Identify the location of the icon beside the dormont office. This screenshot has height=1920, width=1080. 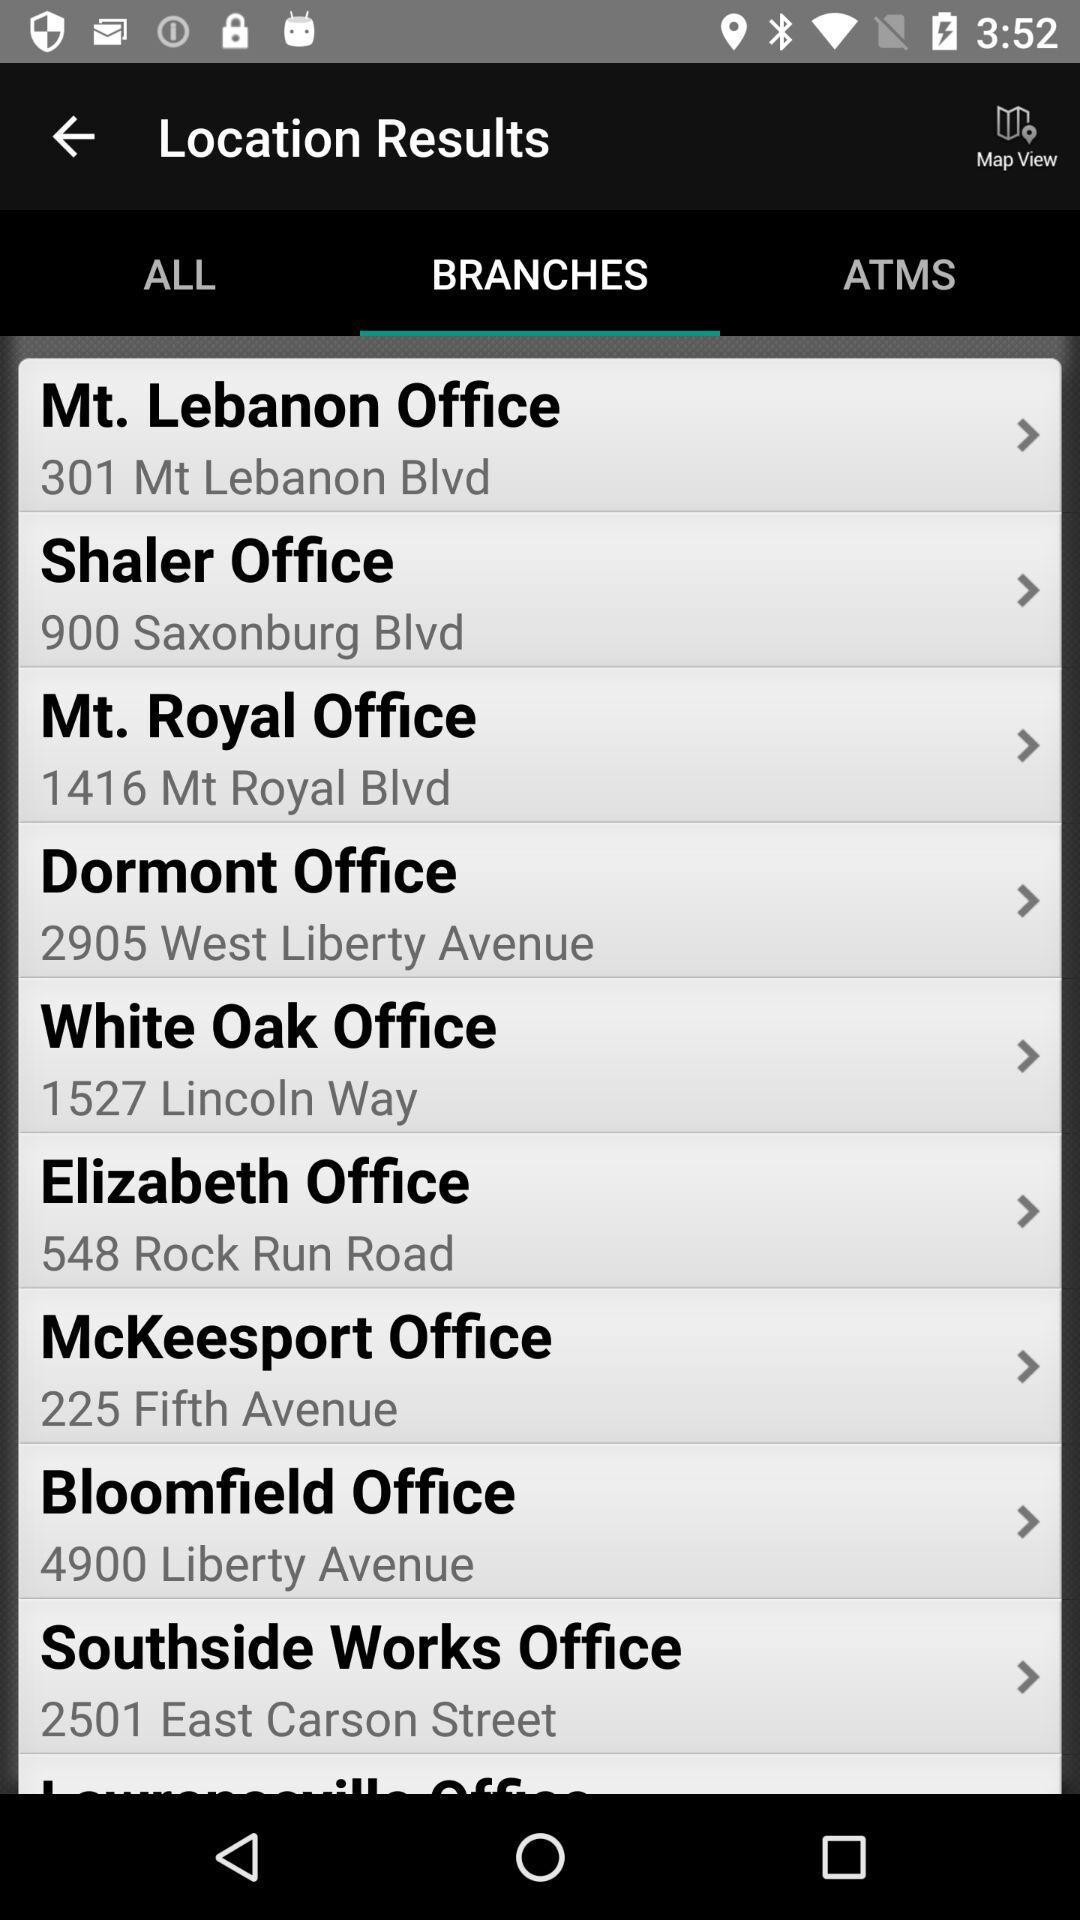
(1028, 900).